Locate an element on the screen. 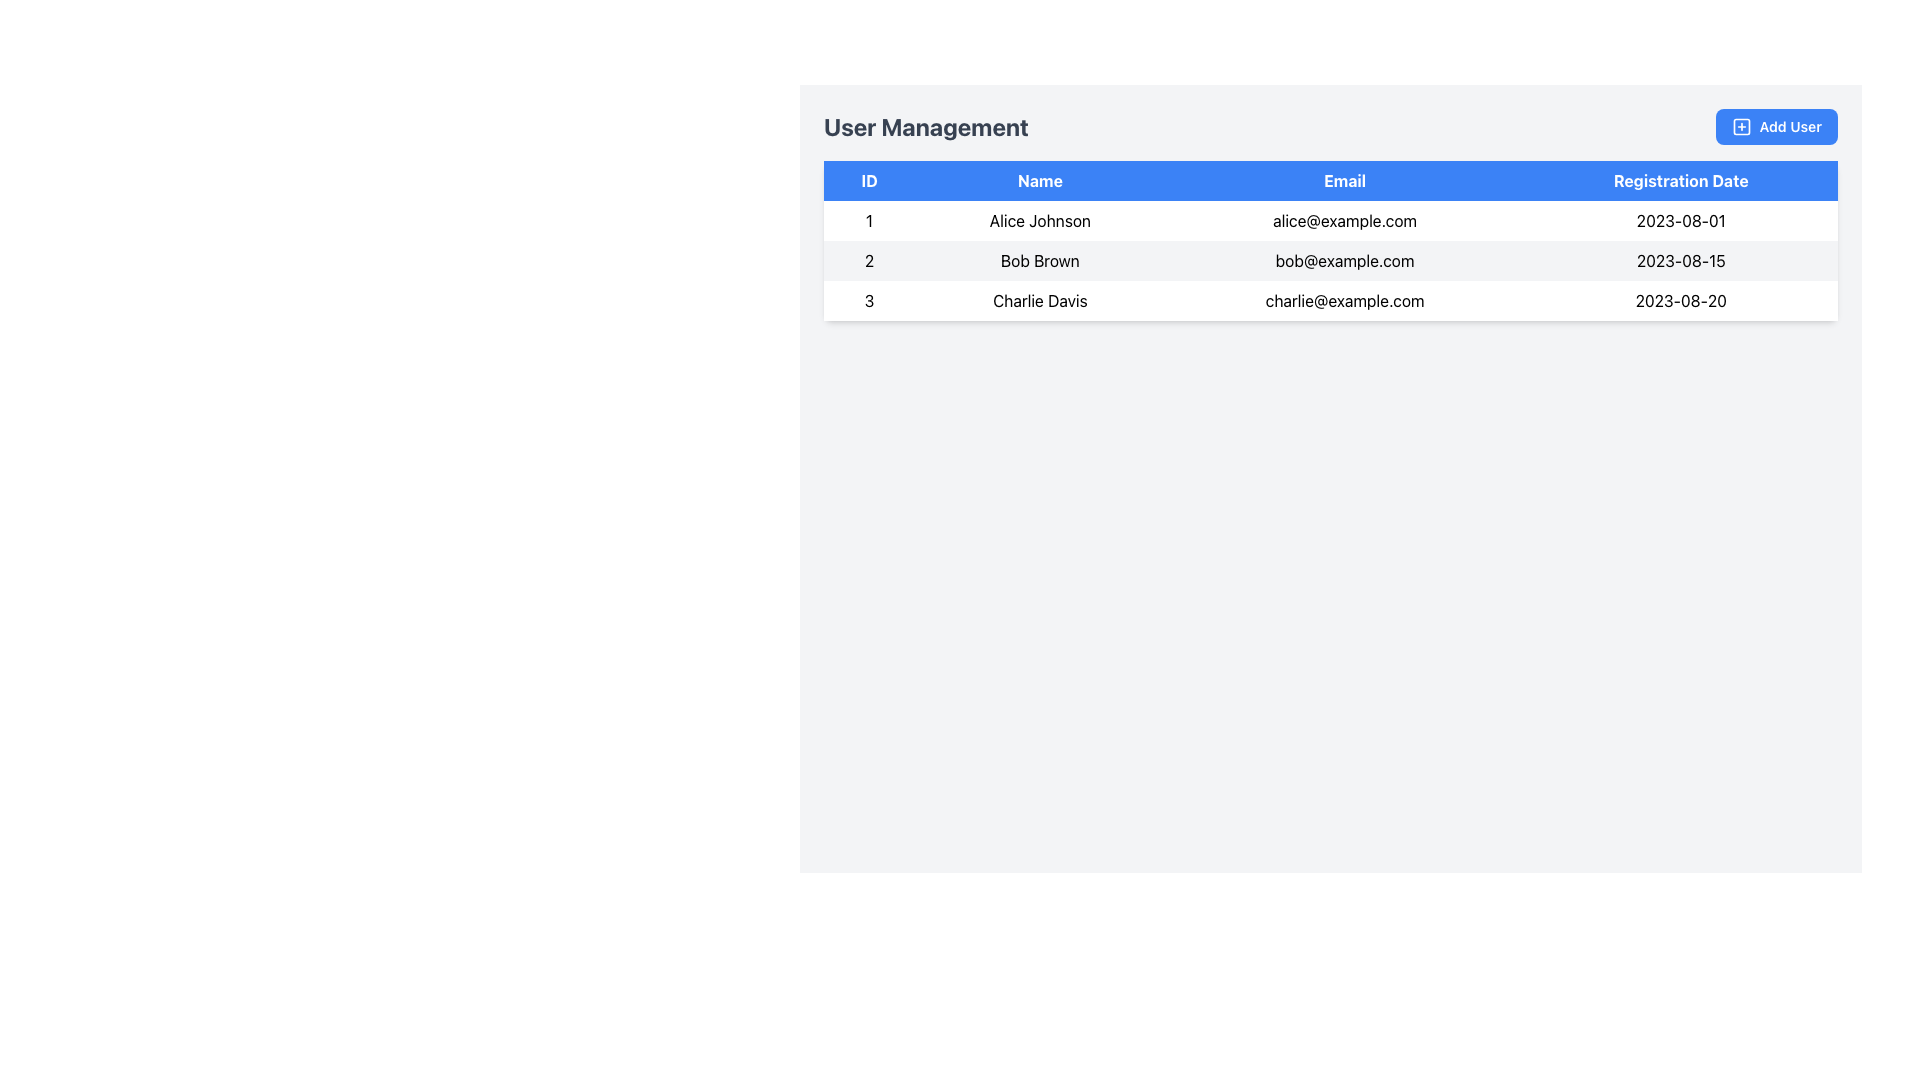 This screenshot has width=1920, height=1080. the text displaying the date '2023-08-01' in the 'Registration Date' column of the user details table for Alice Johnson is located at coordinates (1680, 220).